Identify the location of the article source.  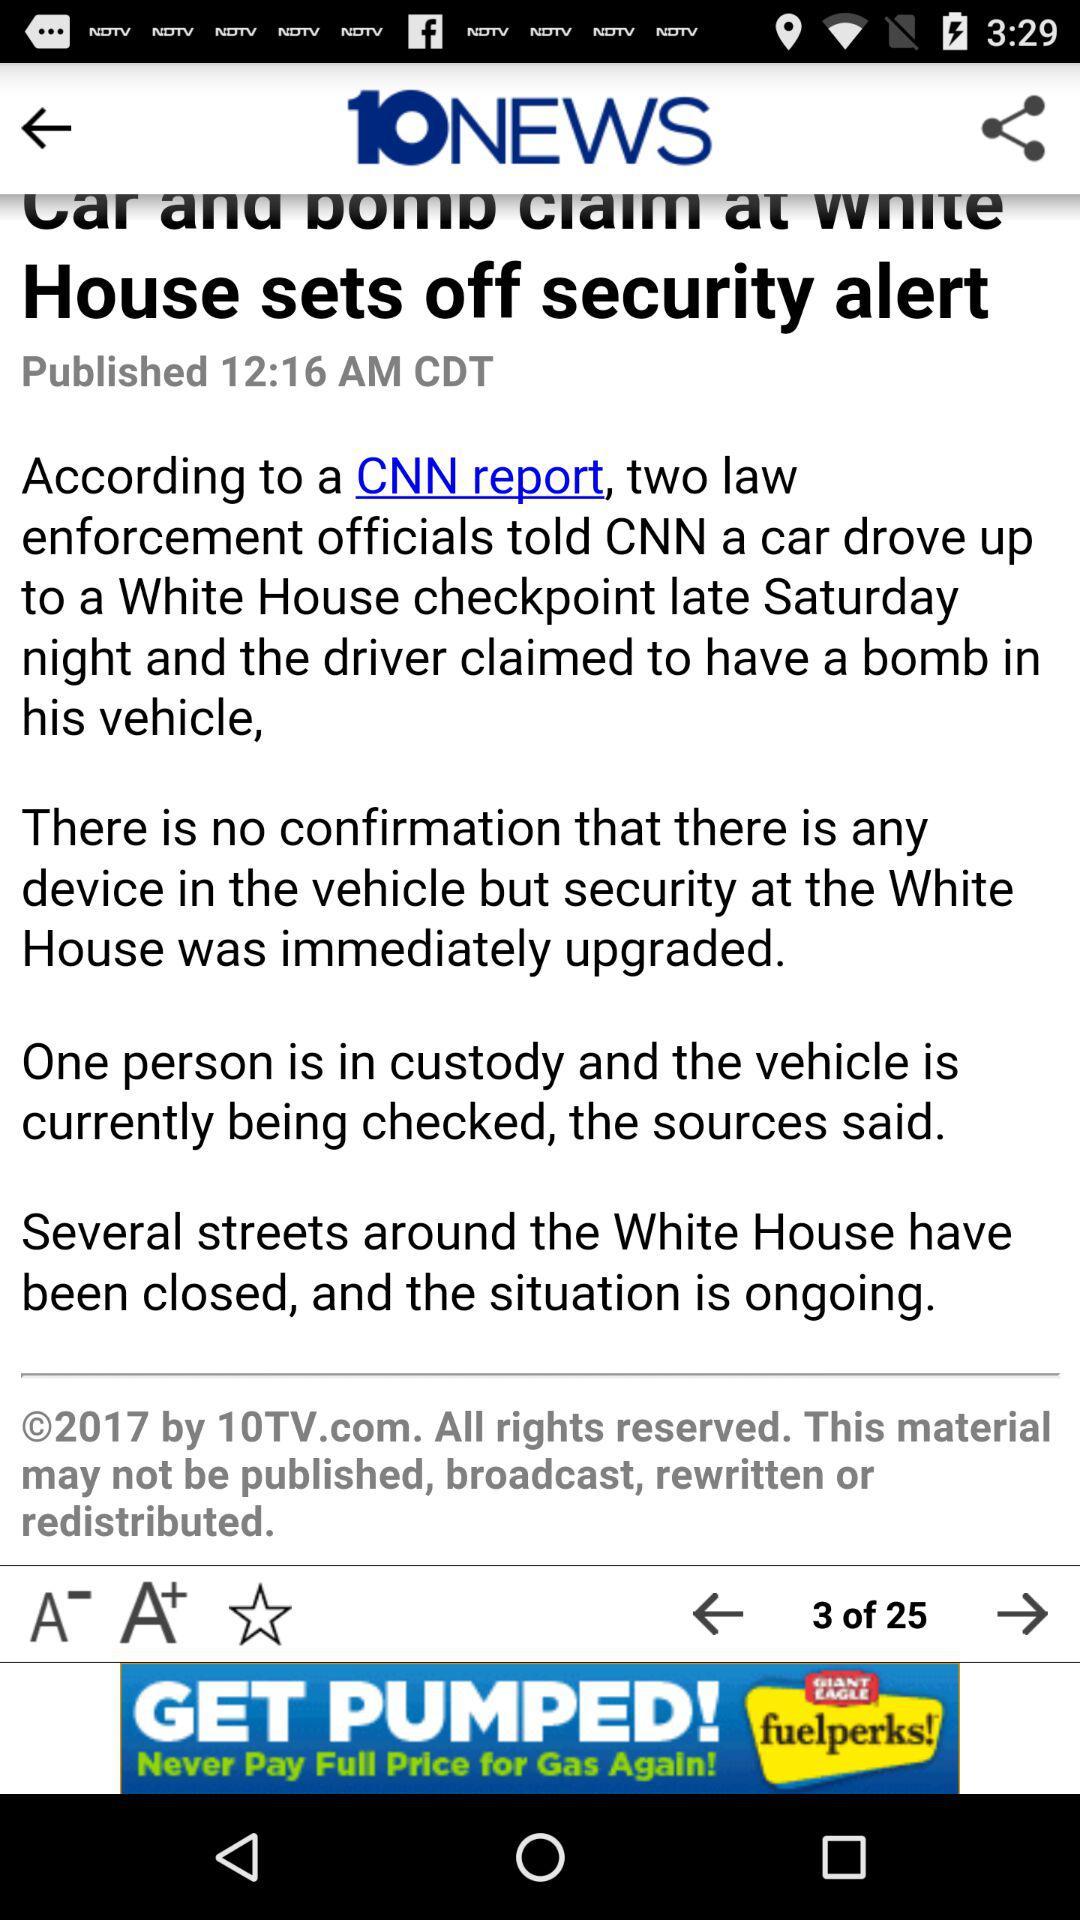
(528, 127).